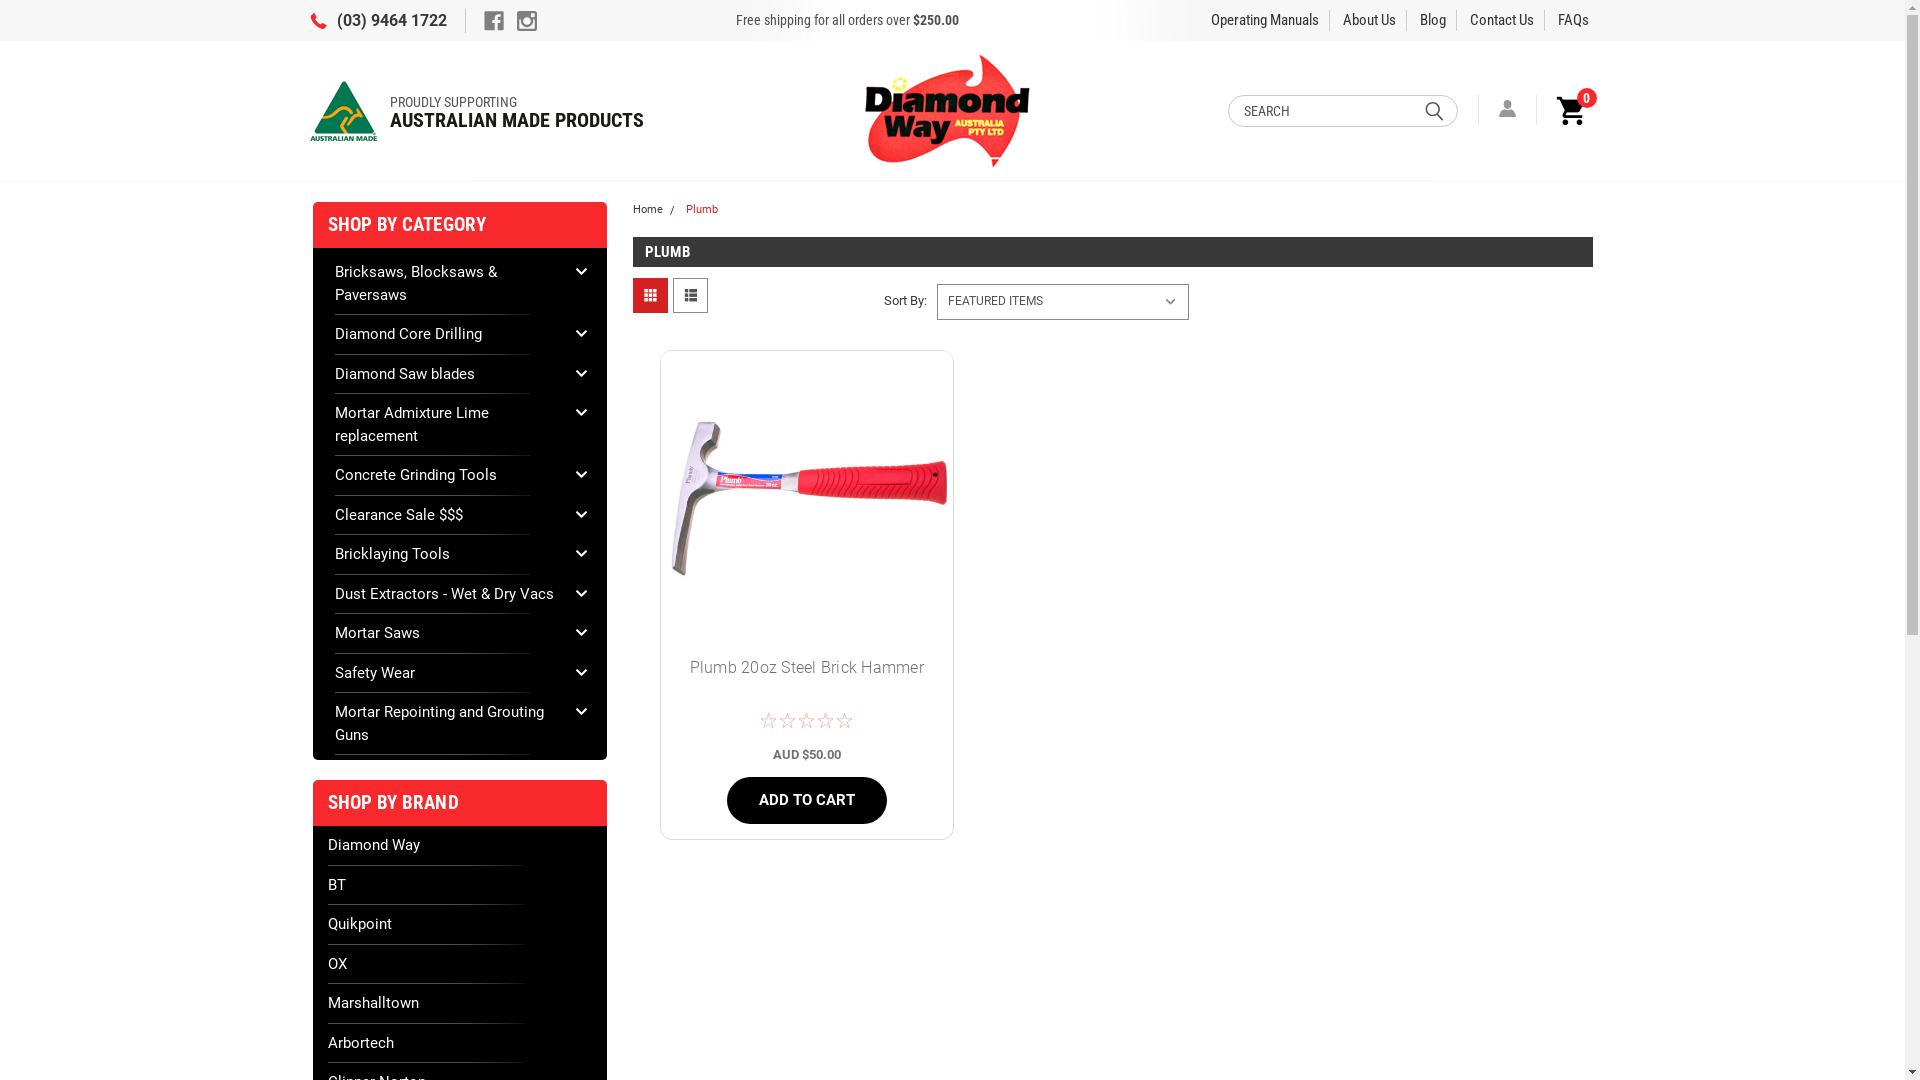 The image size is (1920, 1080). Describe the element at coordinates (459, 1042) in the screenshot. I see `'Arbortech'` at that location.